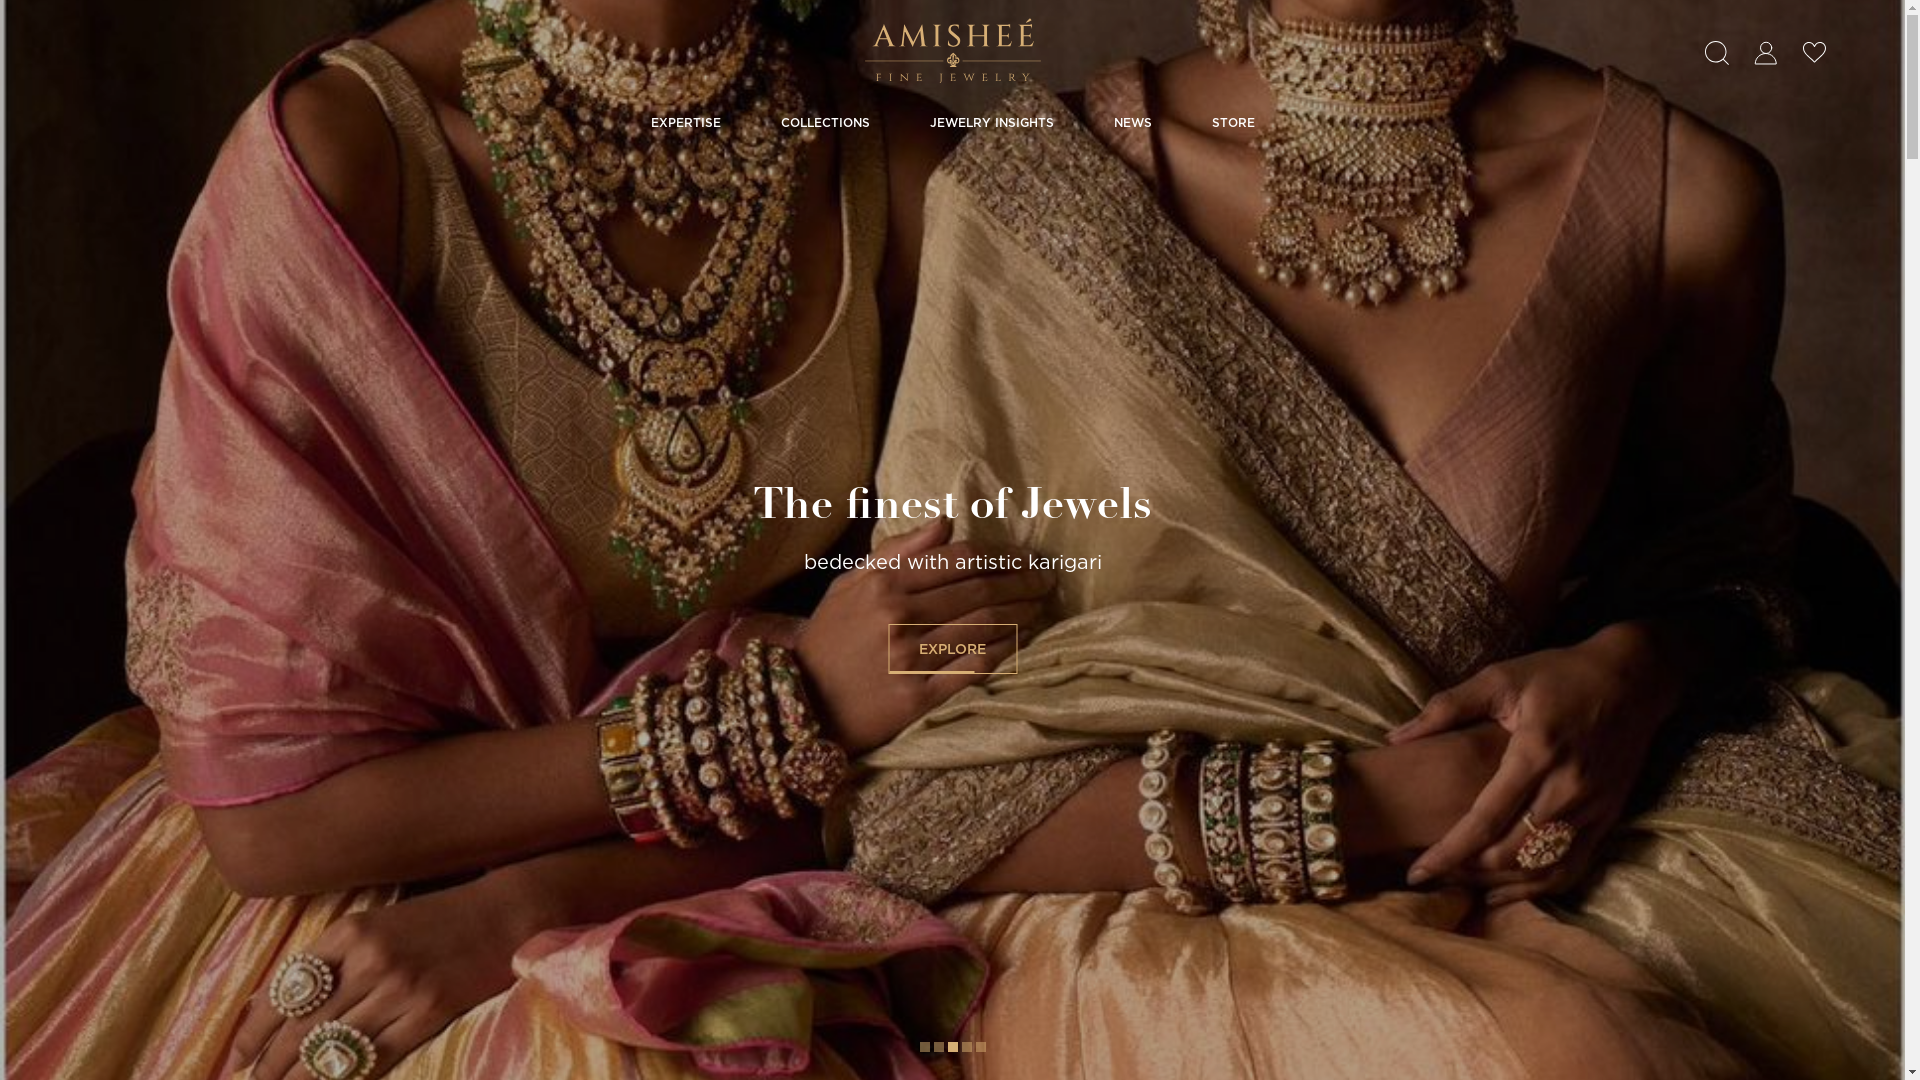 Image resolution: width=1920 pixels, height=1080 pixels. What do you see at coordinates (824, 122) in the screenshot?
I see `'COLLECTIONS'` at bounding box center [824, 122].